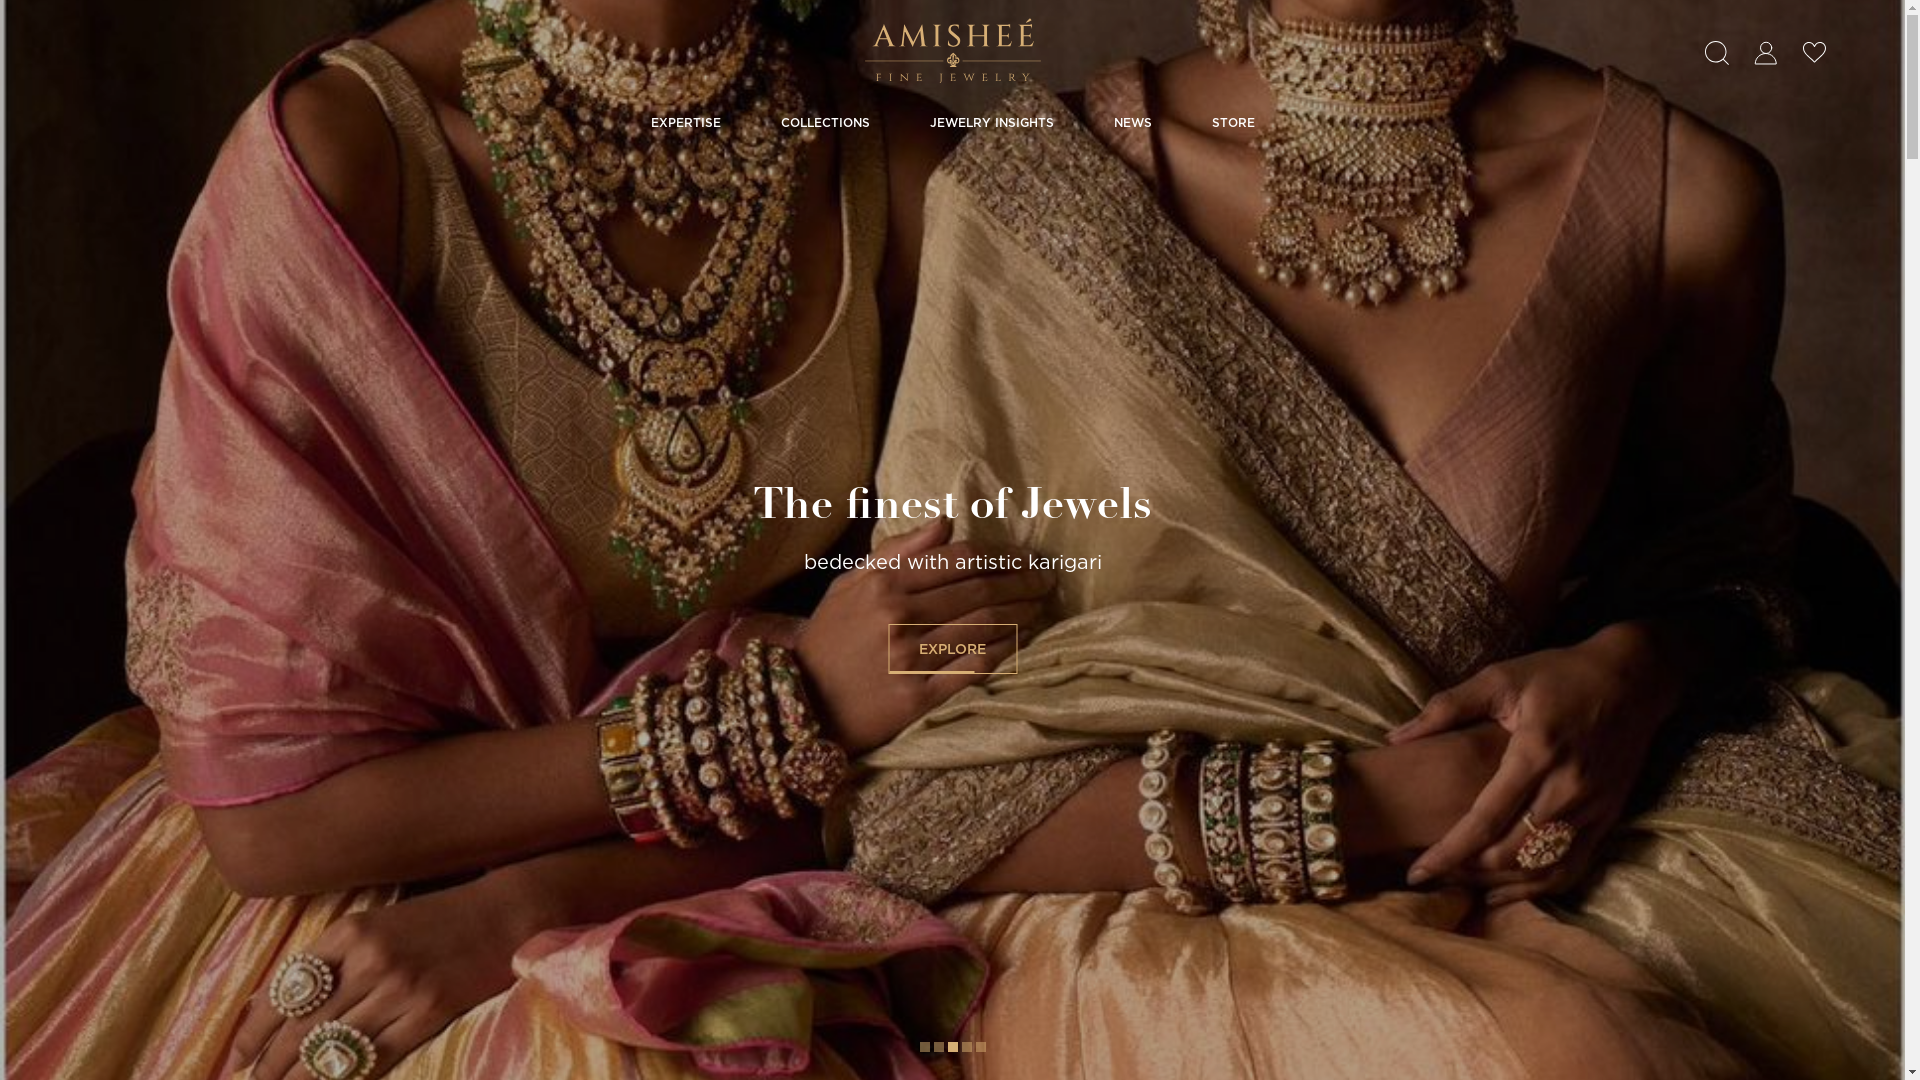 Image resolution: width=1920 pixels, height=1080 pixels. What do you see at coordinates (824, 122) in the screenshot?
I see `'COLLECTIONS'` at bounding box center [824, 122].